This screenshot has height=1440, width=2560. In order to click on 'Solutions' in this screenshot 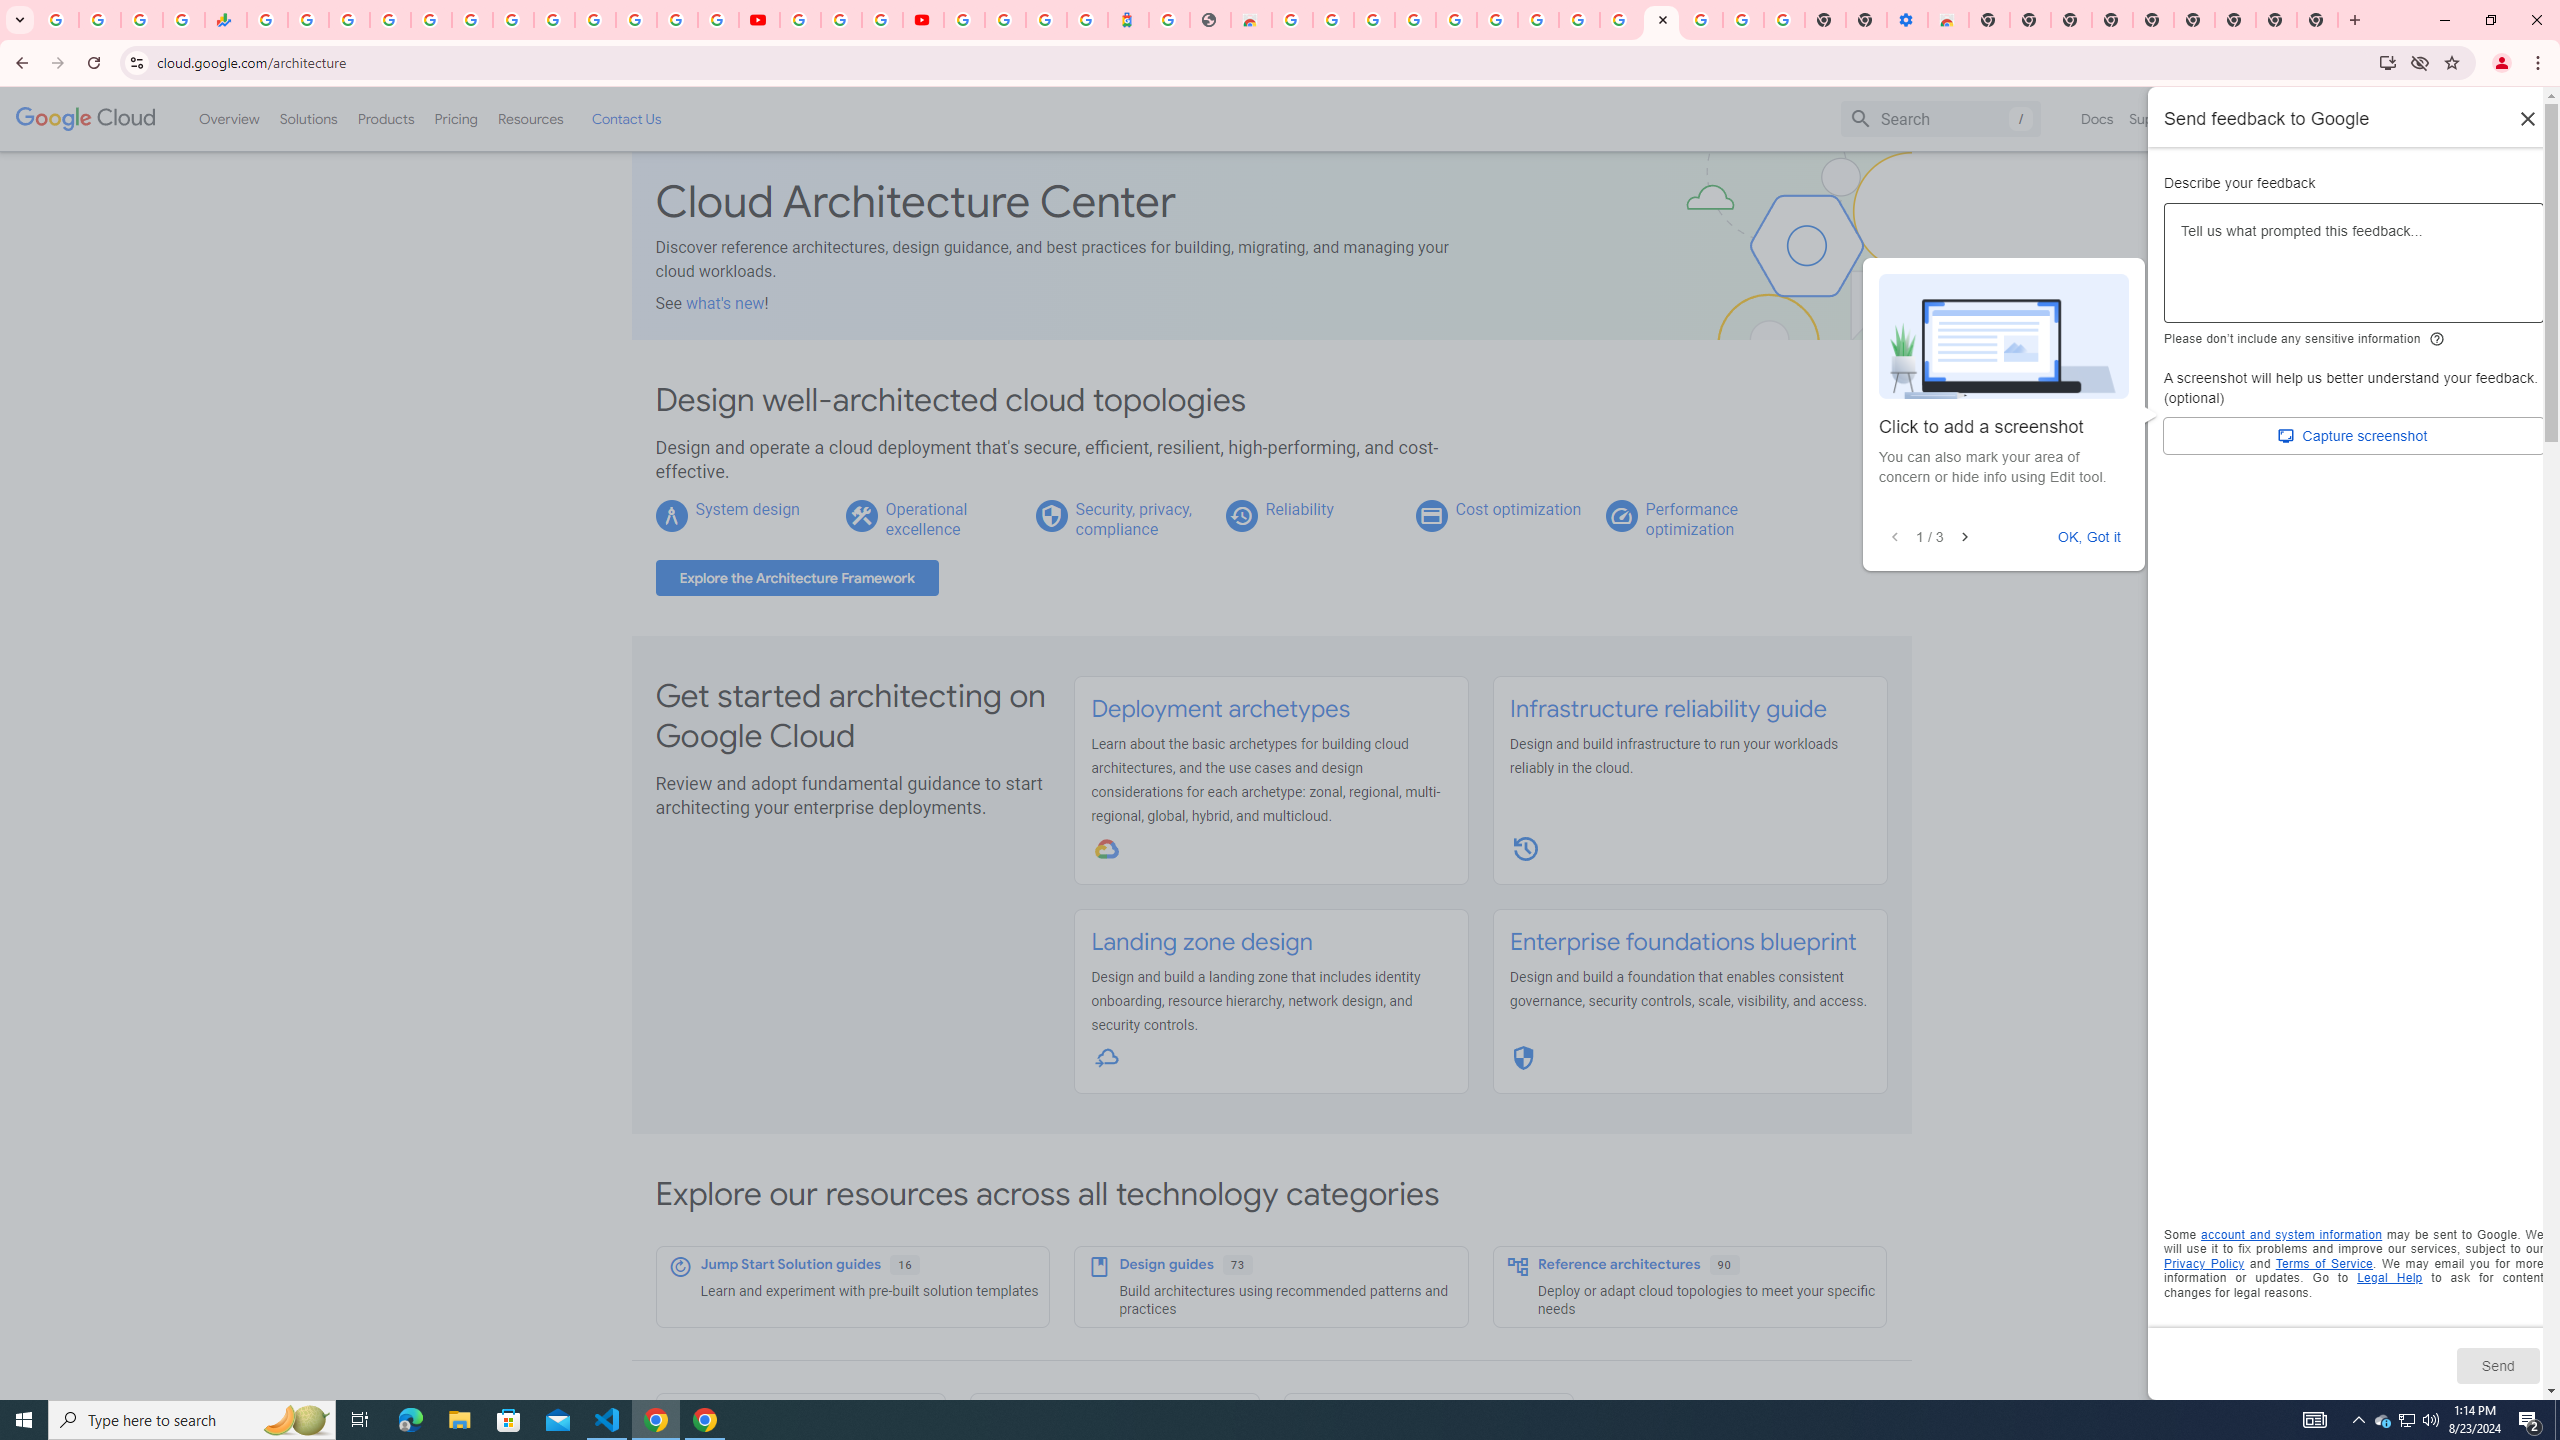, I will do `click(307, 118)`.